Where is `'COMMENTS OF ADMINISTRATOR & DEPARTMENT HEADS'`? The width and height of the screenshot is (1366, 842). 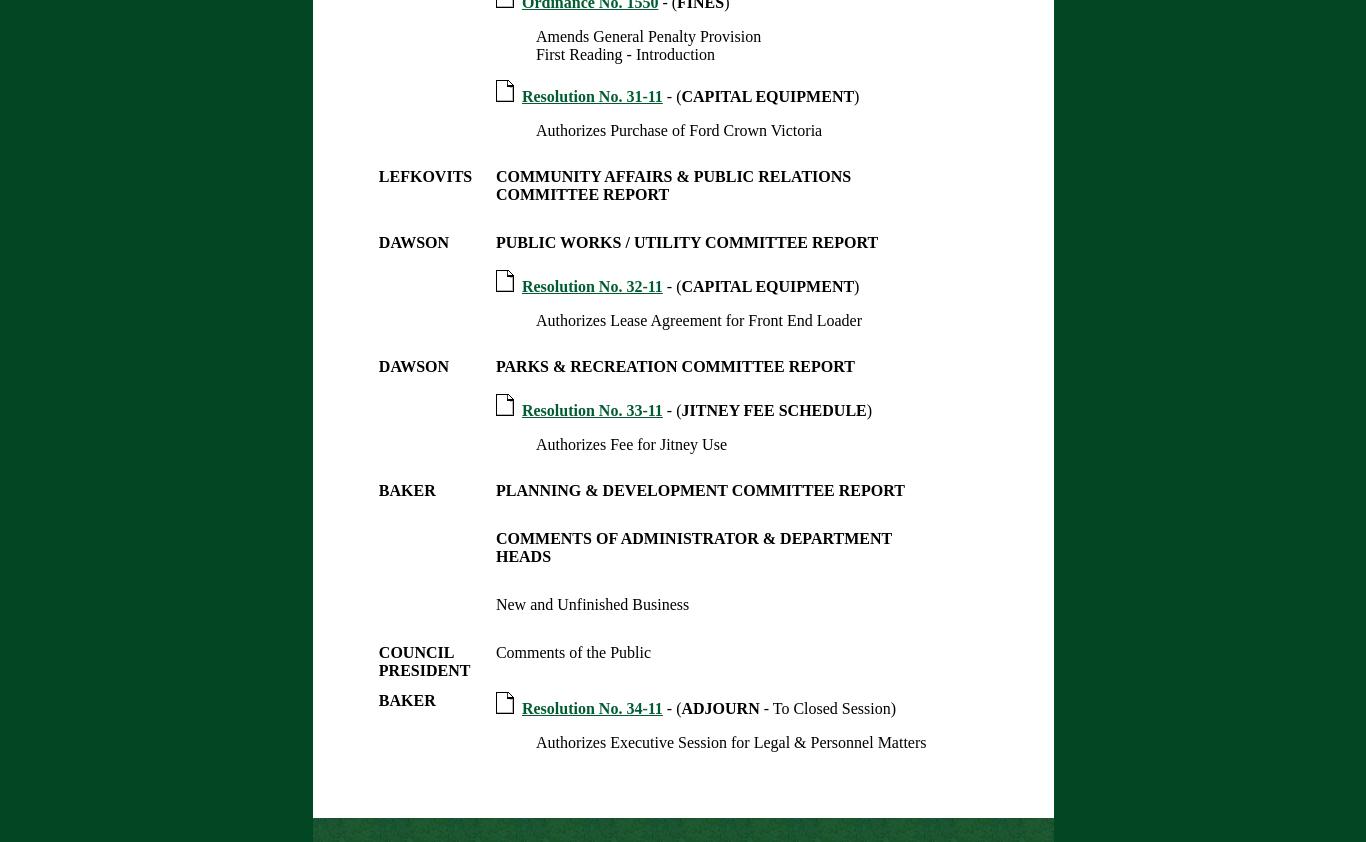 'COMMENTS OF ADMINISTRATOR & DEPARTMENT HEADS' is located at coordinates (692, 546).